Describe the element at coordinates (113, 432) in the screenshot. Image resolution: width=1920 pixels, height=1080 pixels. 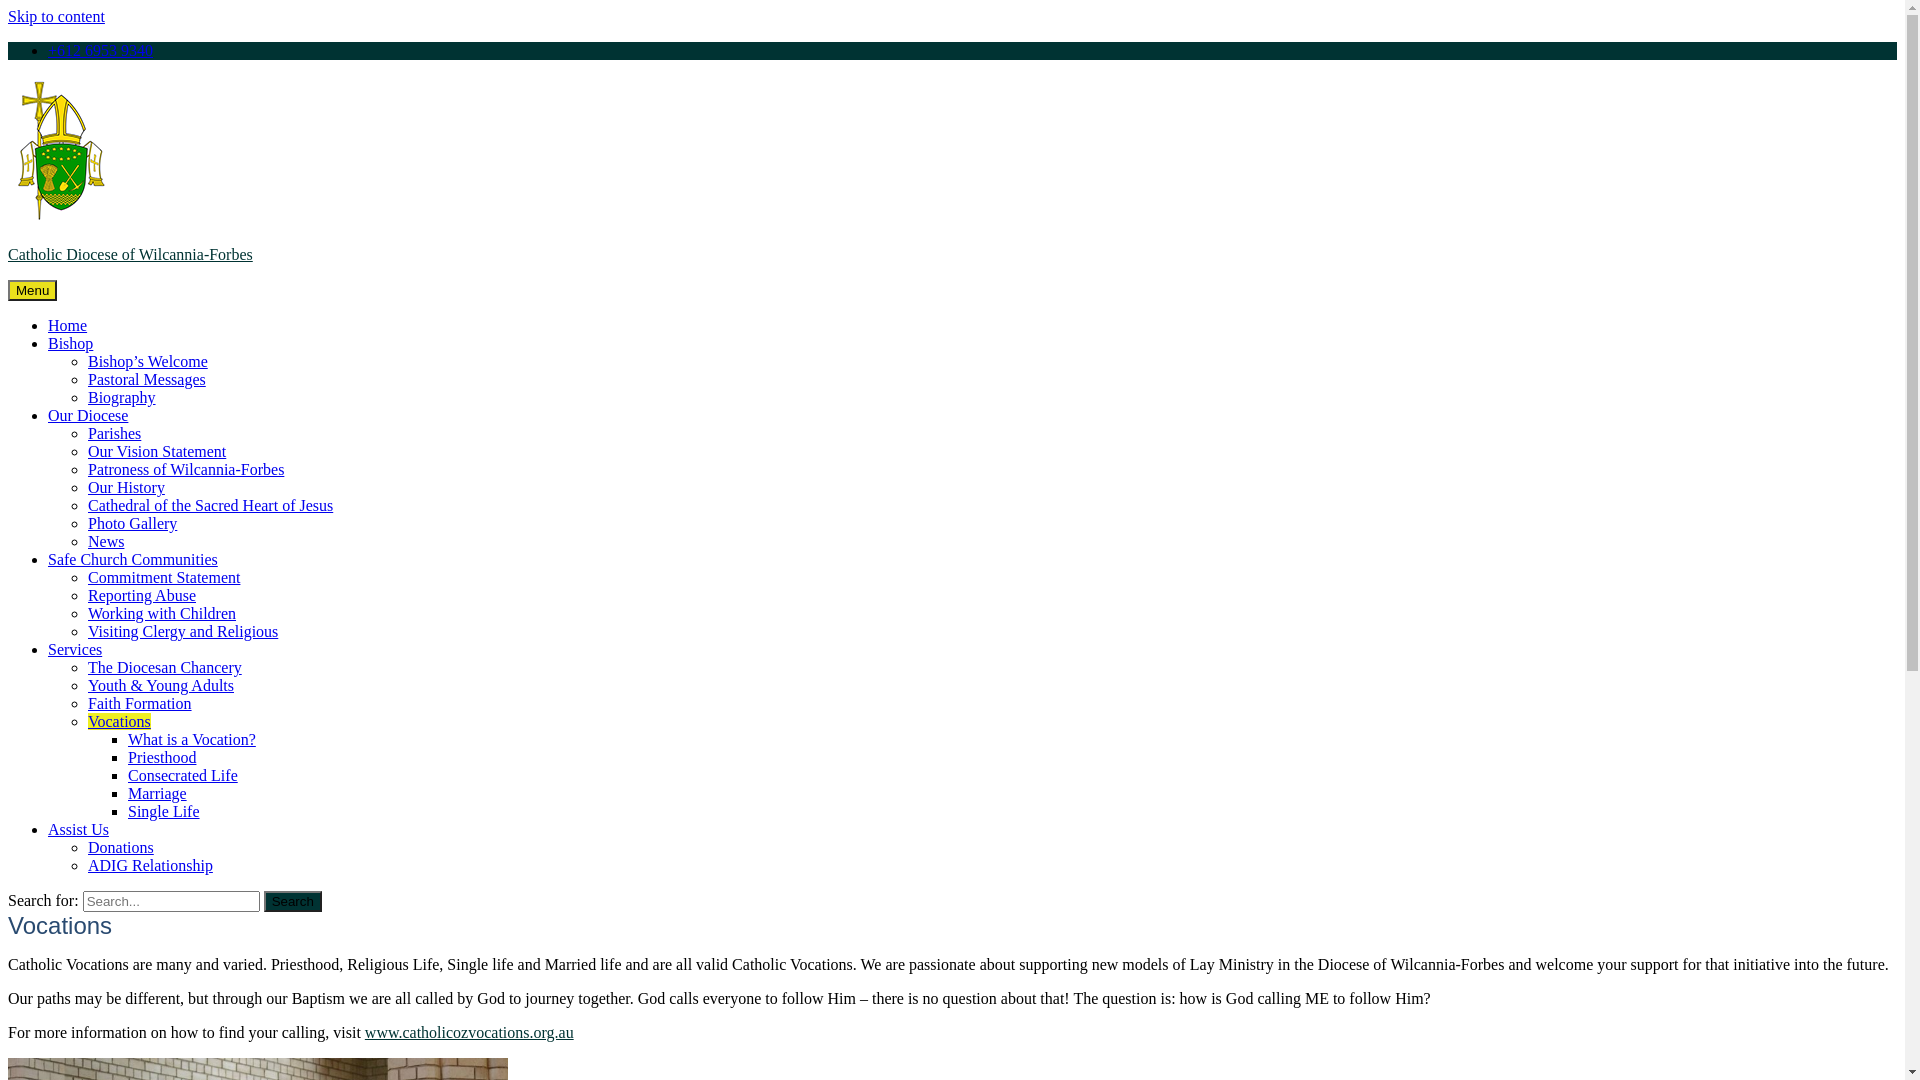
I see `'Parishes'` at that location.